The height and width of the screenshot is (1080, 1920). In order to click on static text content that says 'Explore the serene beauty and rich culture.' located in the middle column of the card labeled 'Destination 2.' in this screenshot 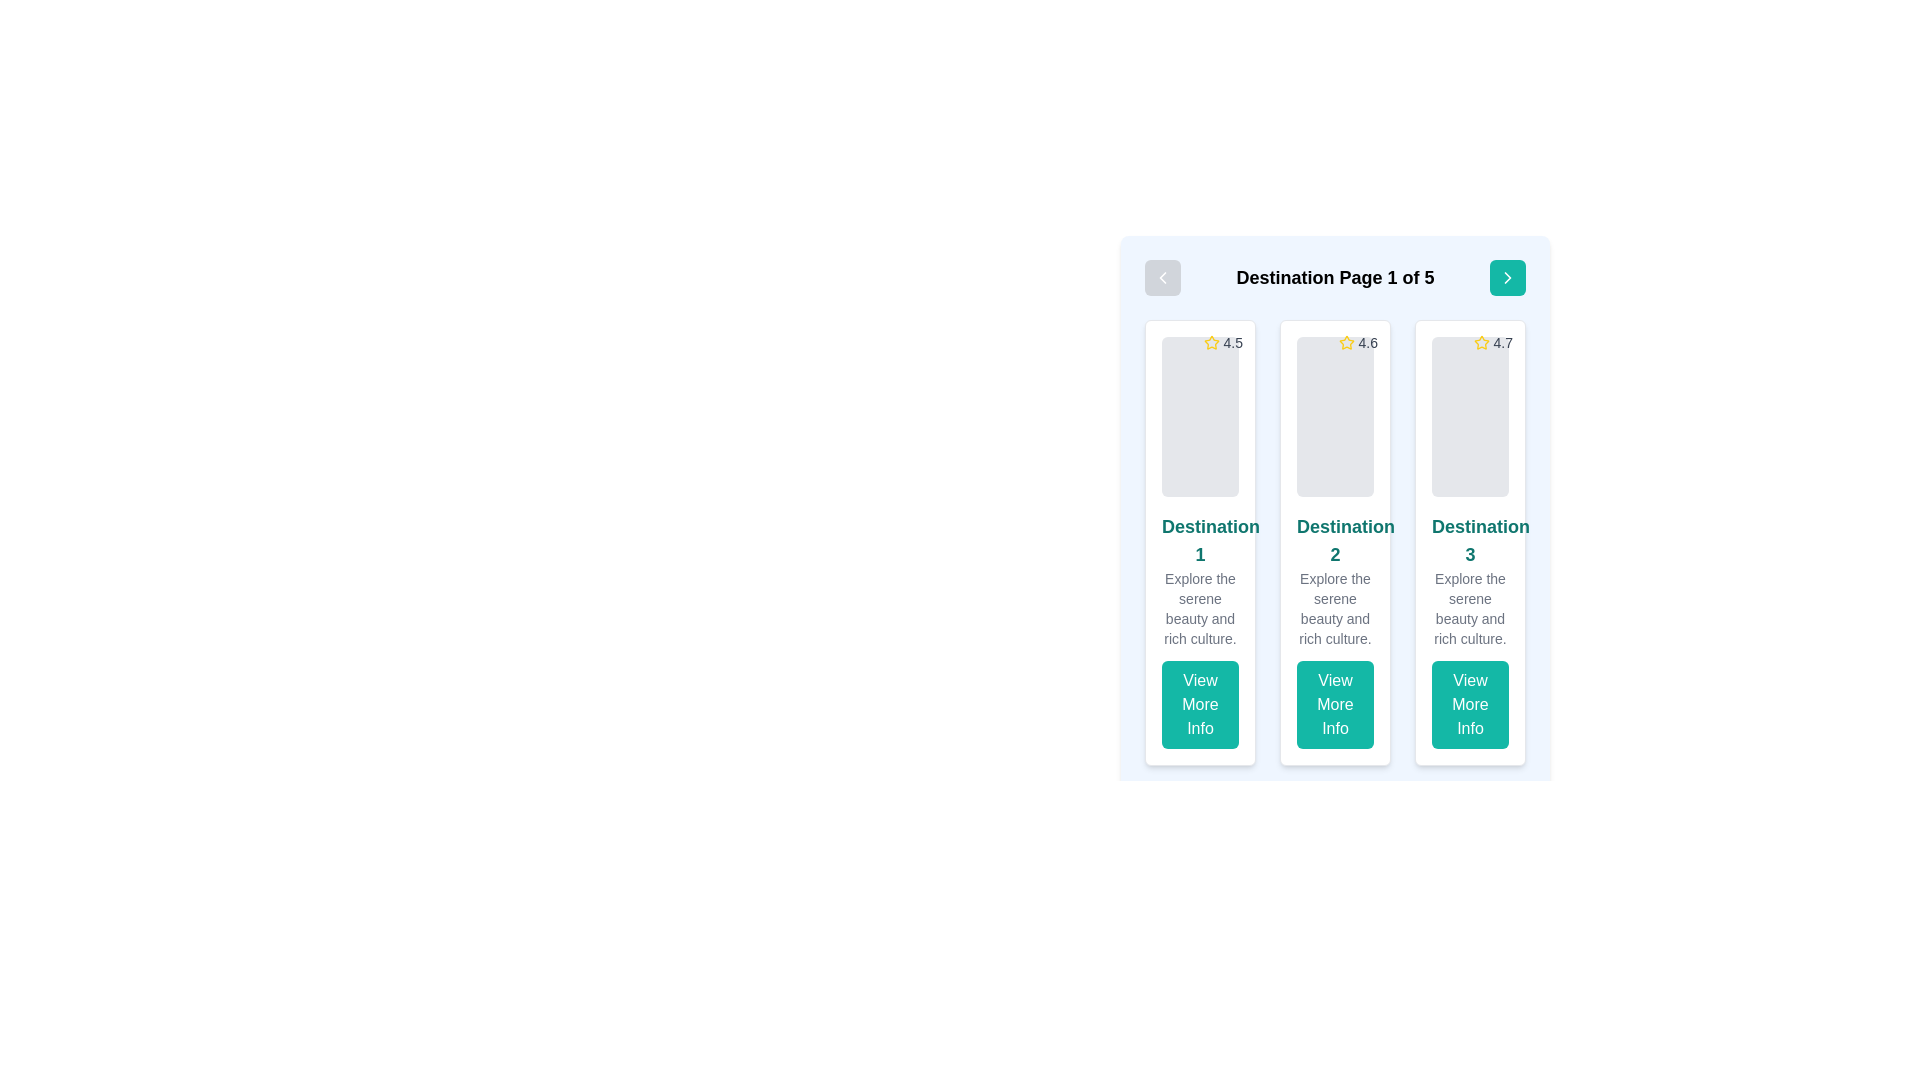, I will do `click(1335, 608)`.